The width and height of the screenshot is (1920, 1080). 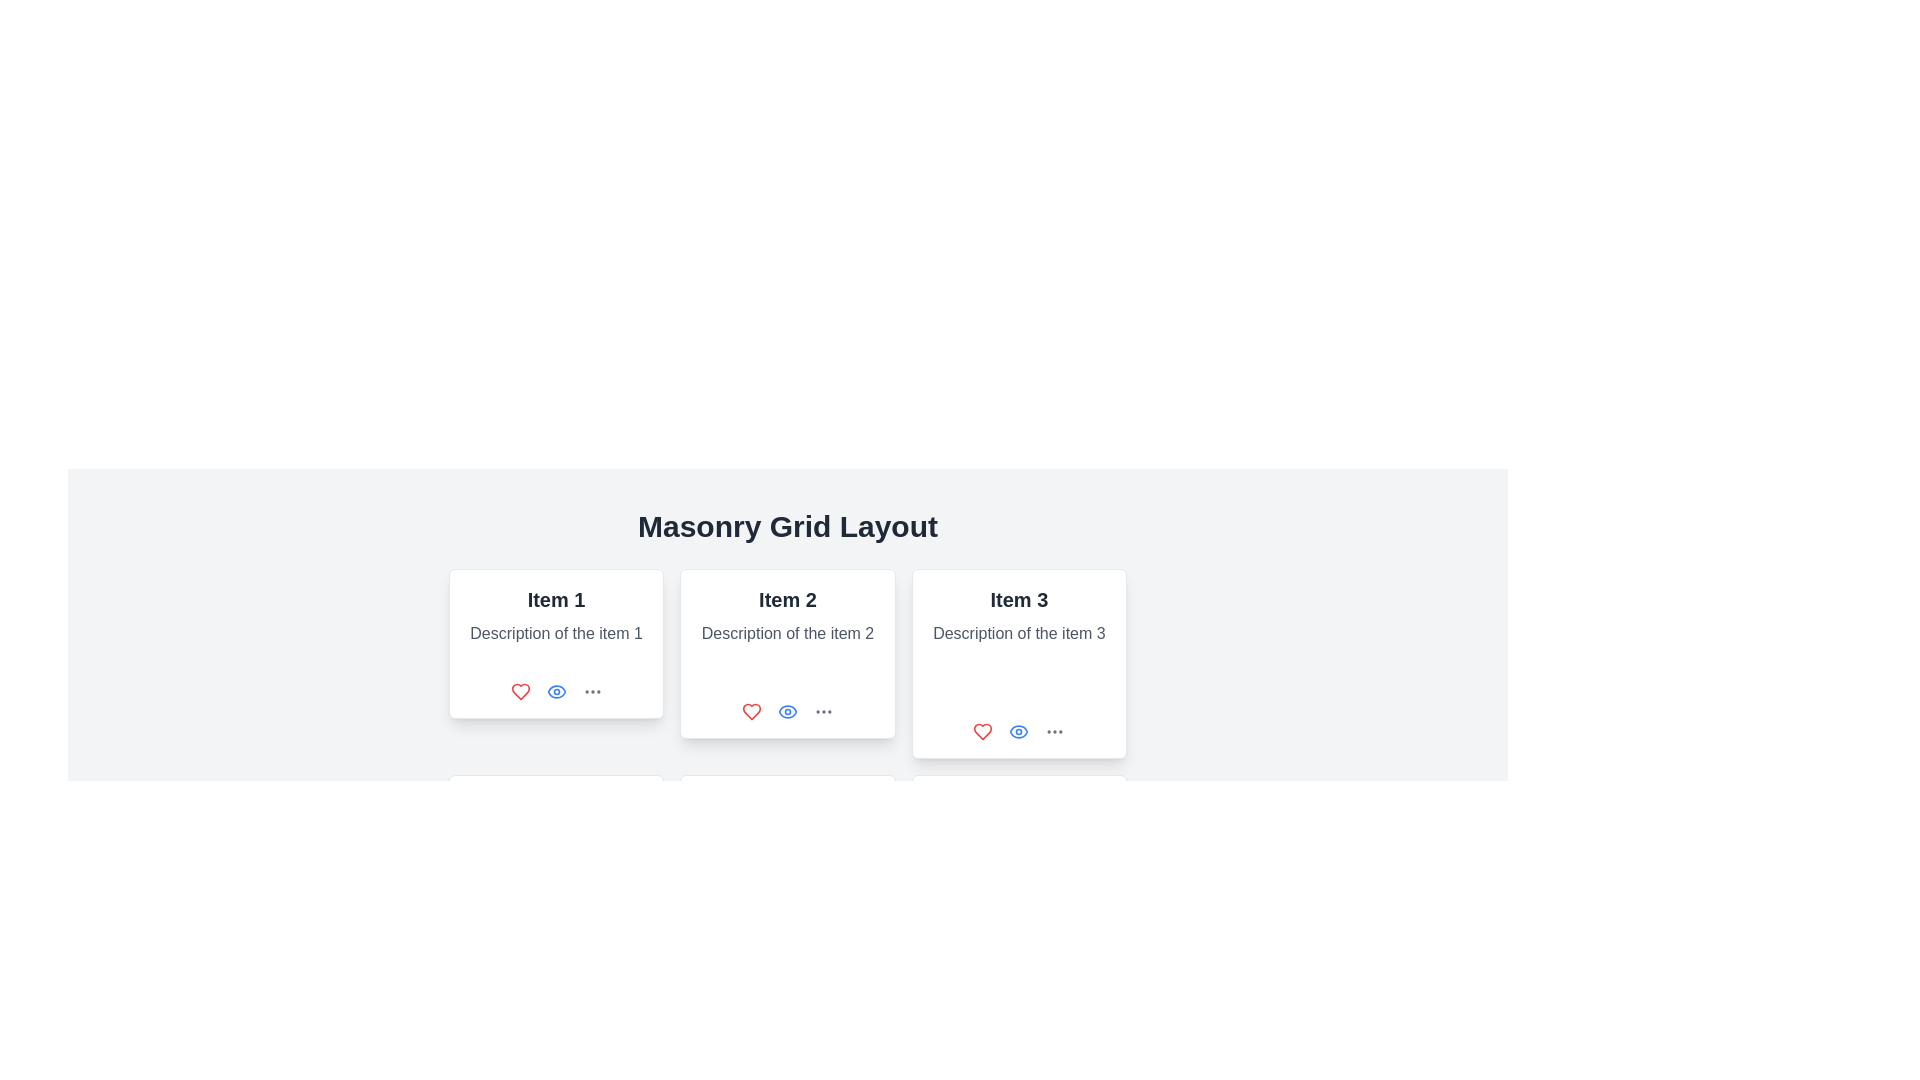 I want to click on the heart-shaped icon in the footer of the item card labeled 'Item 3', so click(x=983, y=732).